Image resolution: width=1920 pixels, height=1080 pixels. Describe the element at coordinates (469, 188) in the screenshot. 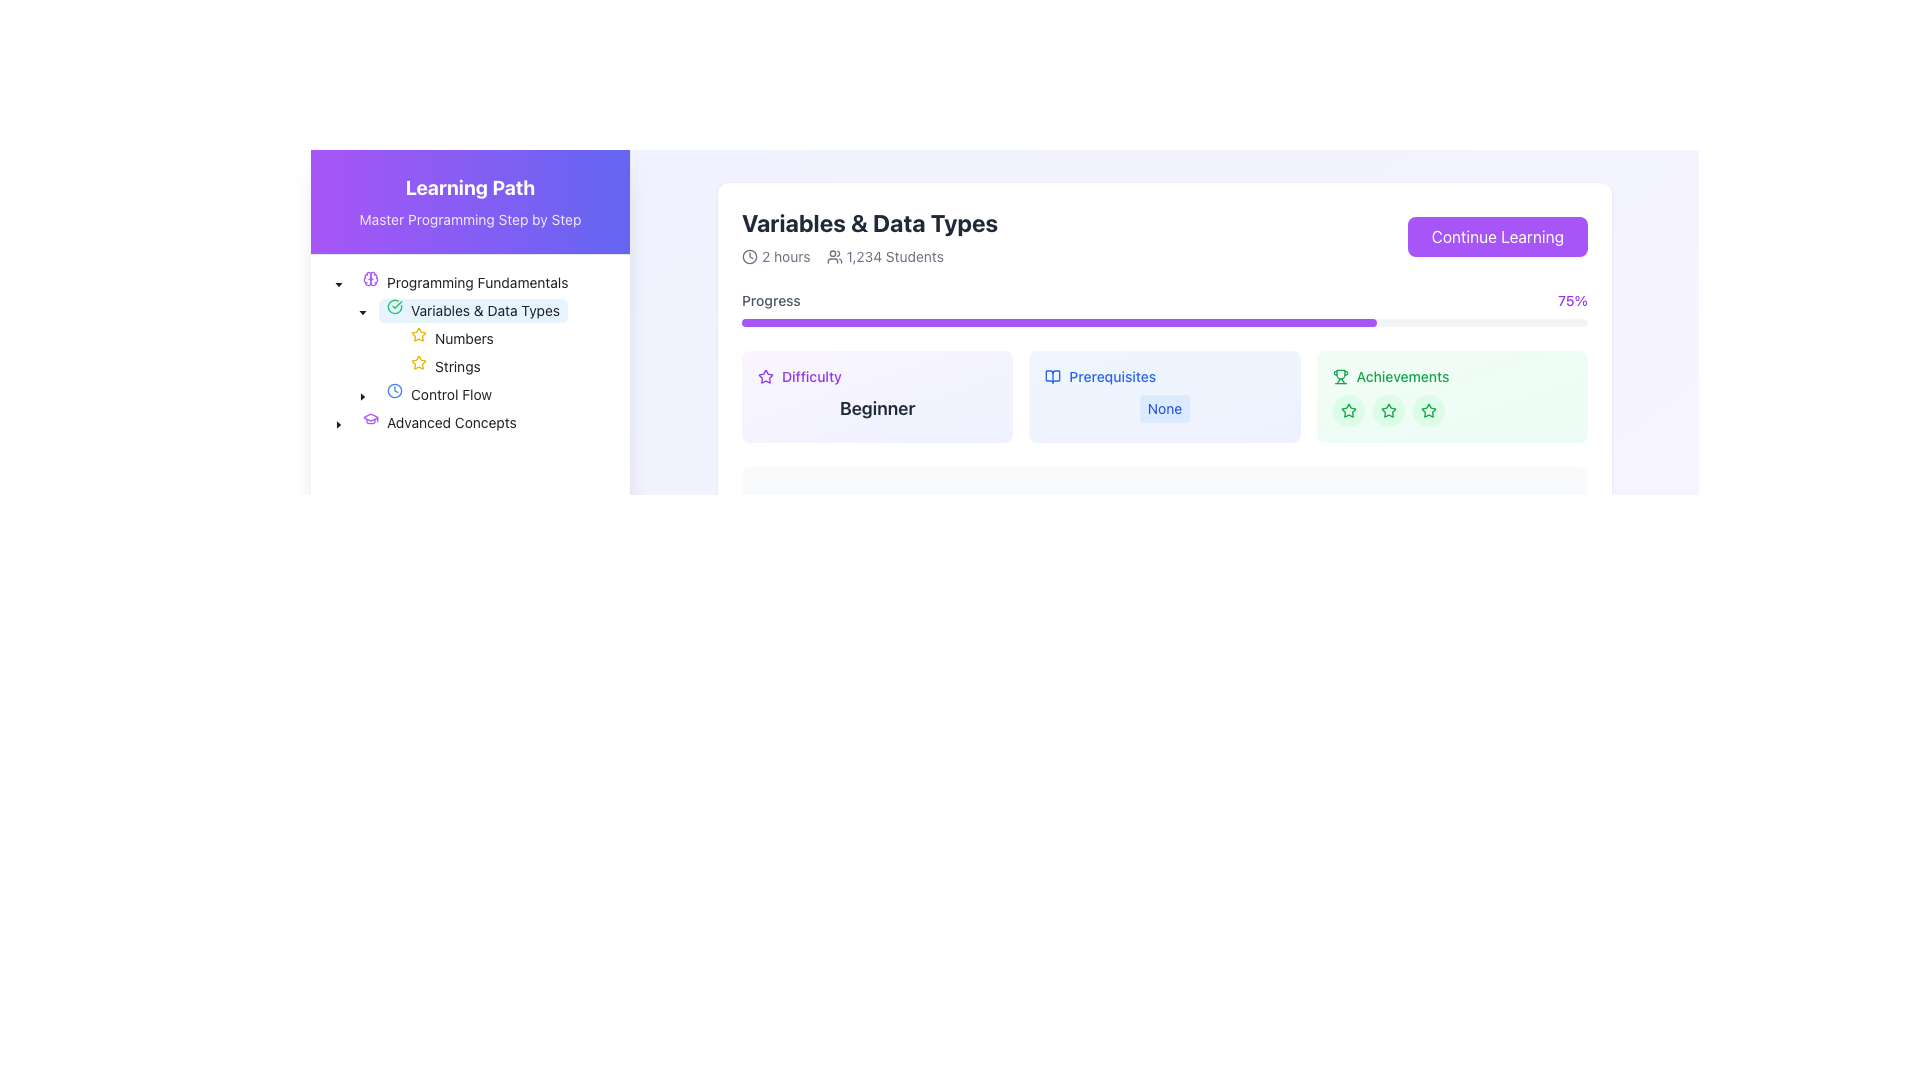

I see `the text label serving as a section title located at the top-left corner of the interface, above the content labeled 'Master Programming Step by Step.'` at that location.